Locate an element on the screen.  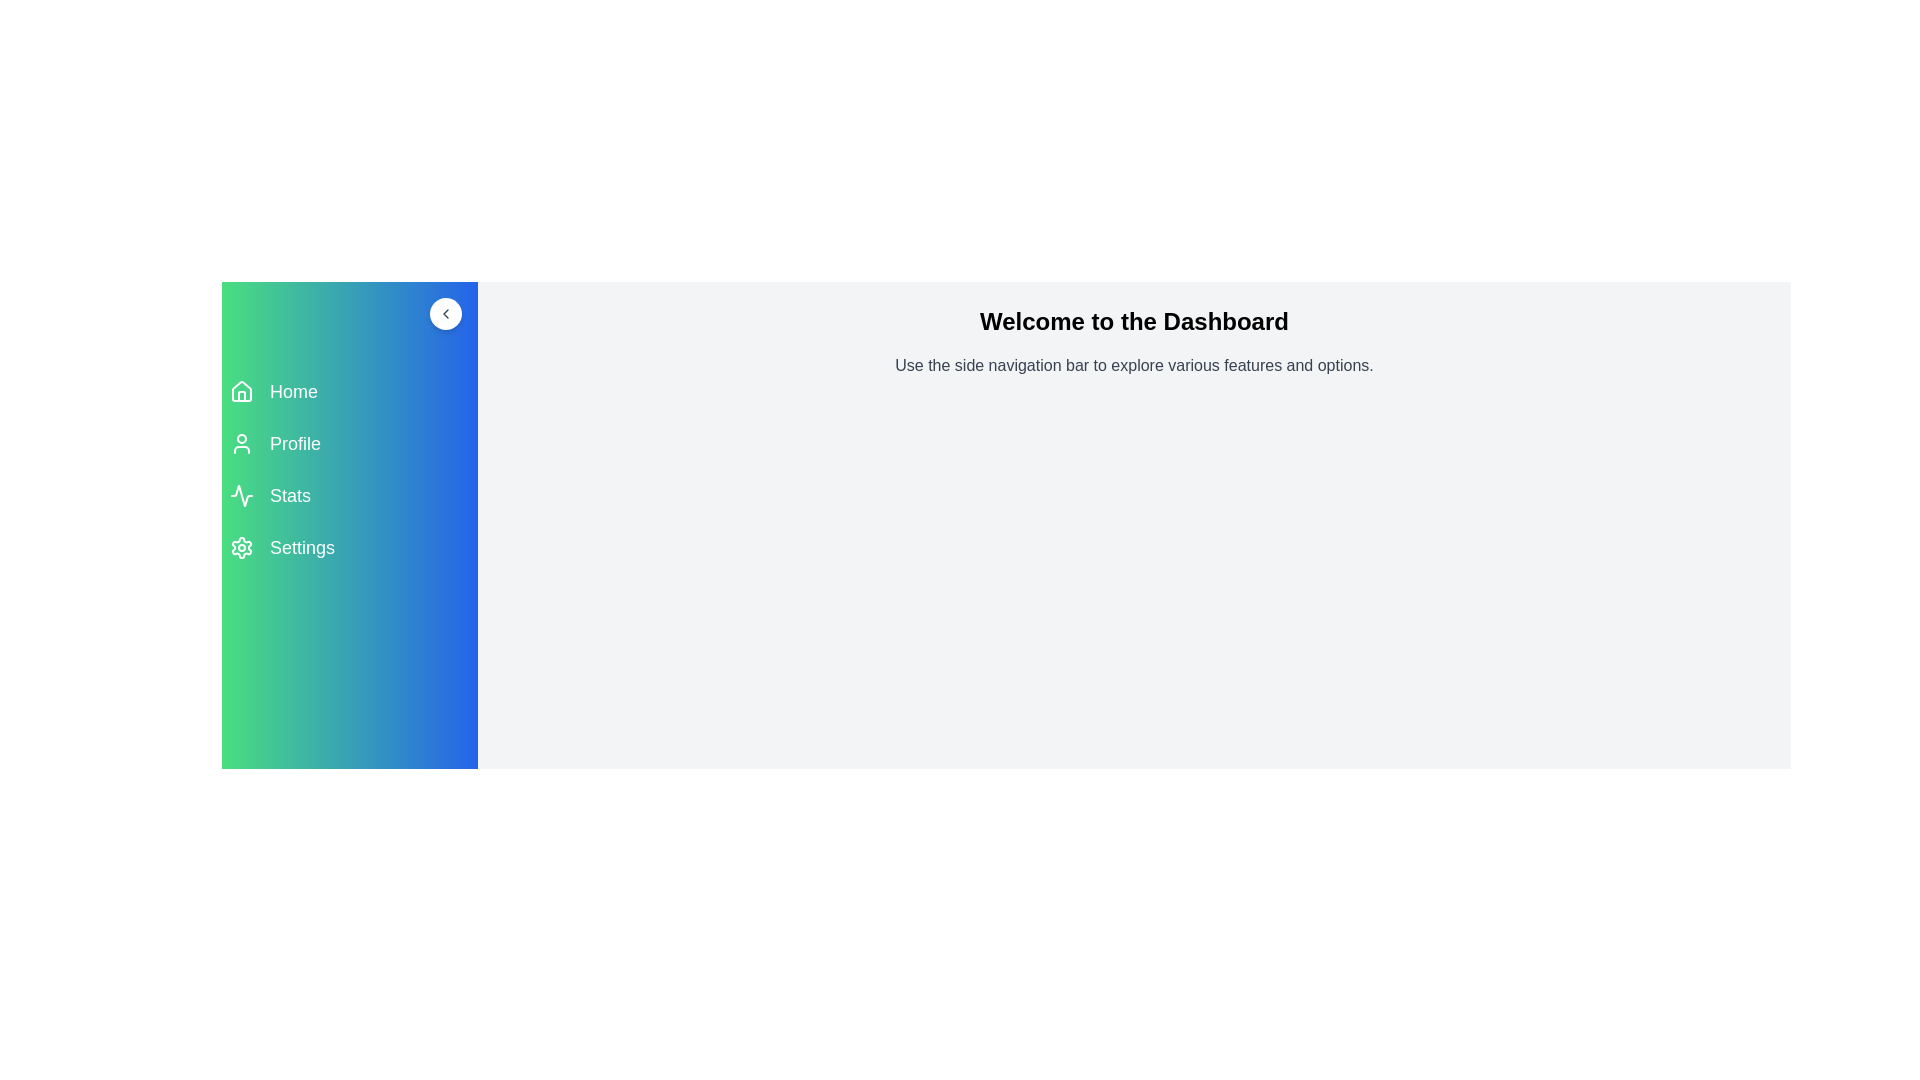
the 'Stats' text label in the left navigation menu, which is styled with a white font color on a green-blue gradient background and is the third item in the vertical arrangement of options is located at coordinates (289, 495).